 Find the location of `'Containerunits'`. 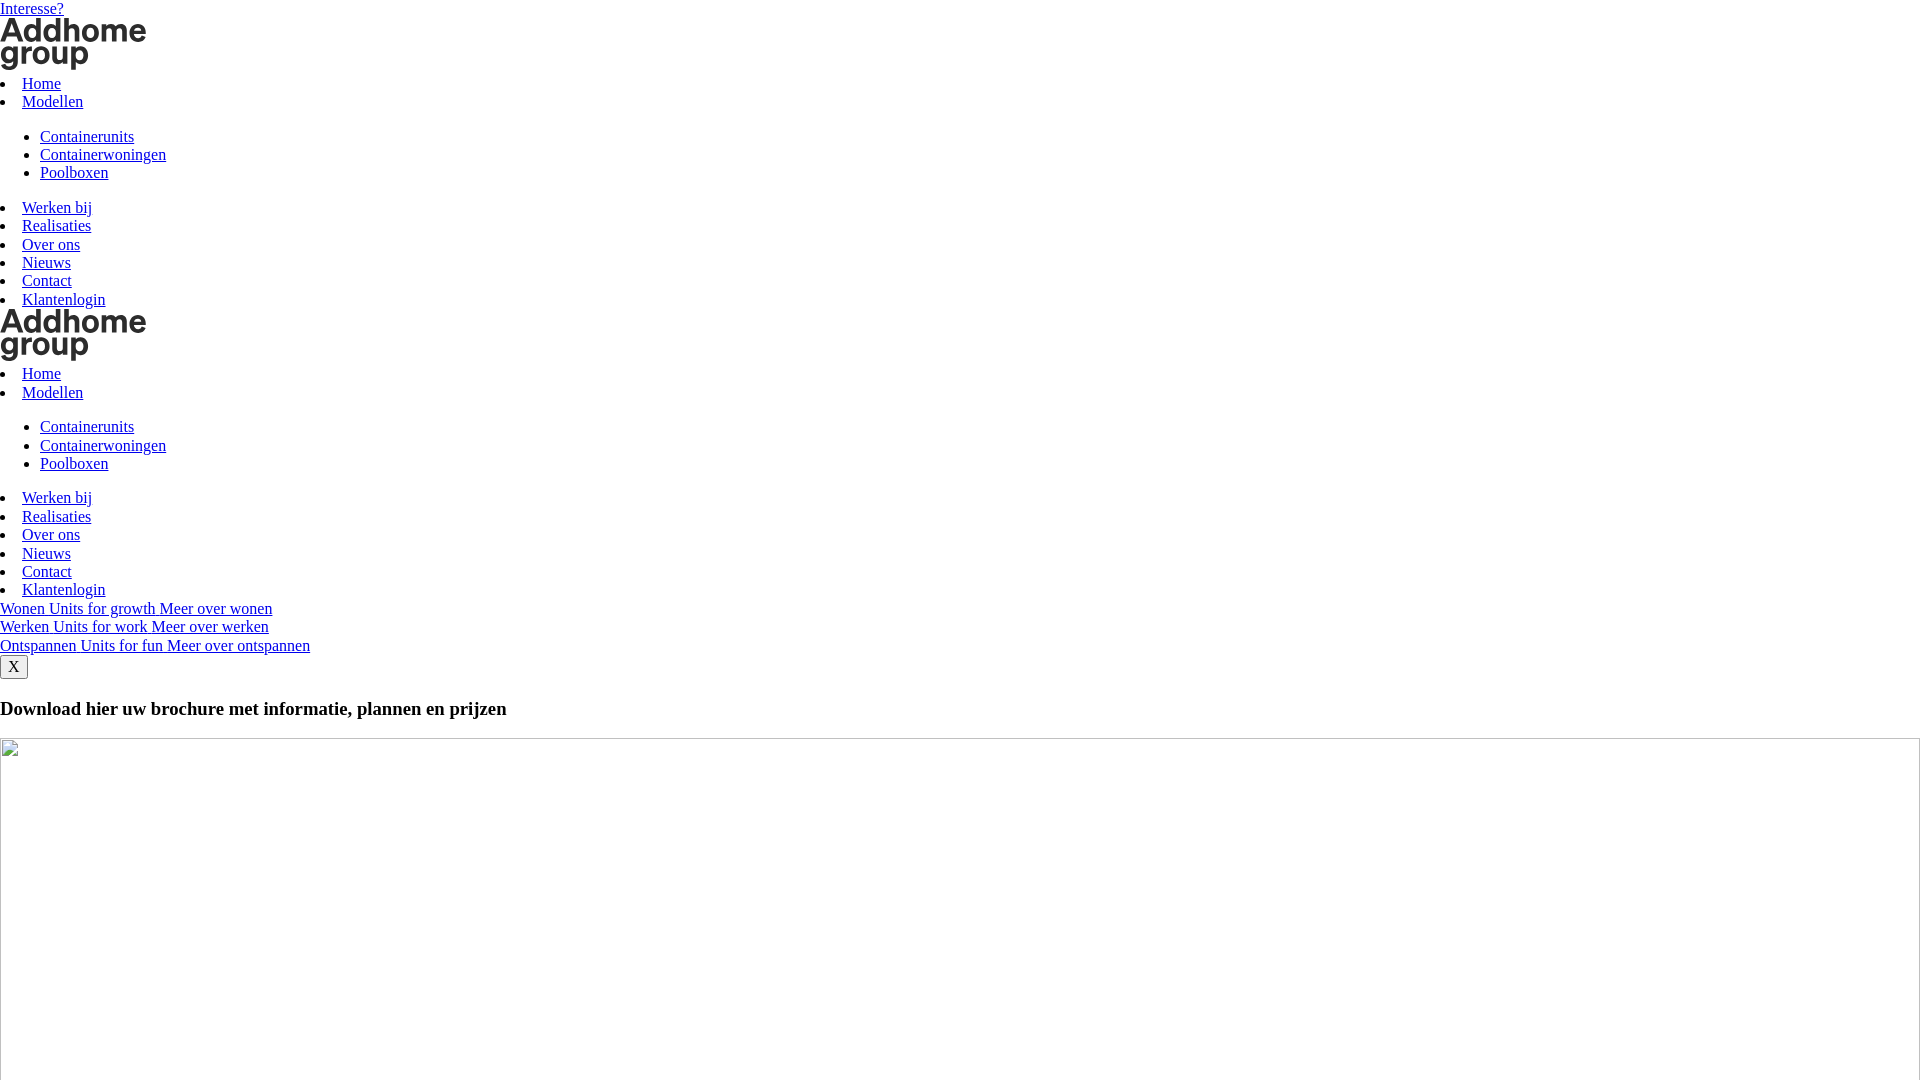

'Containerunits' is located at coordinates (85, 135).